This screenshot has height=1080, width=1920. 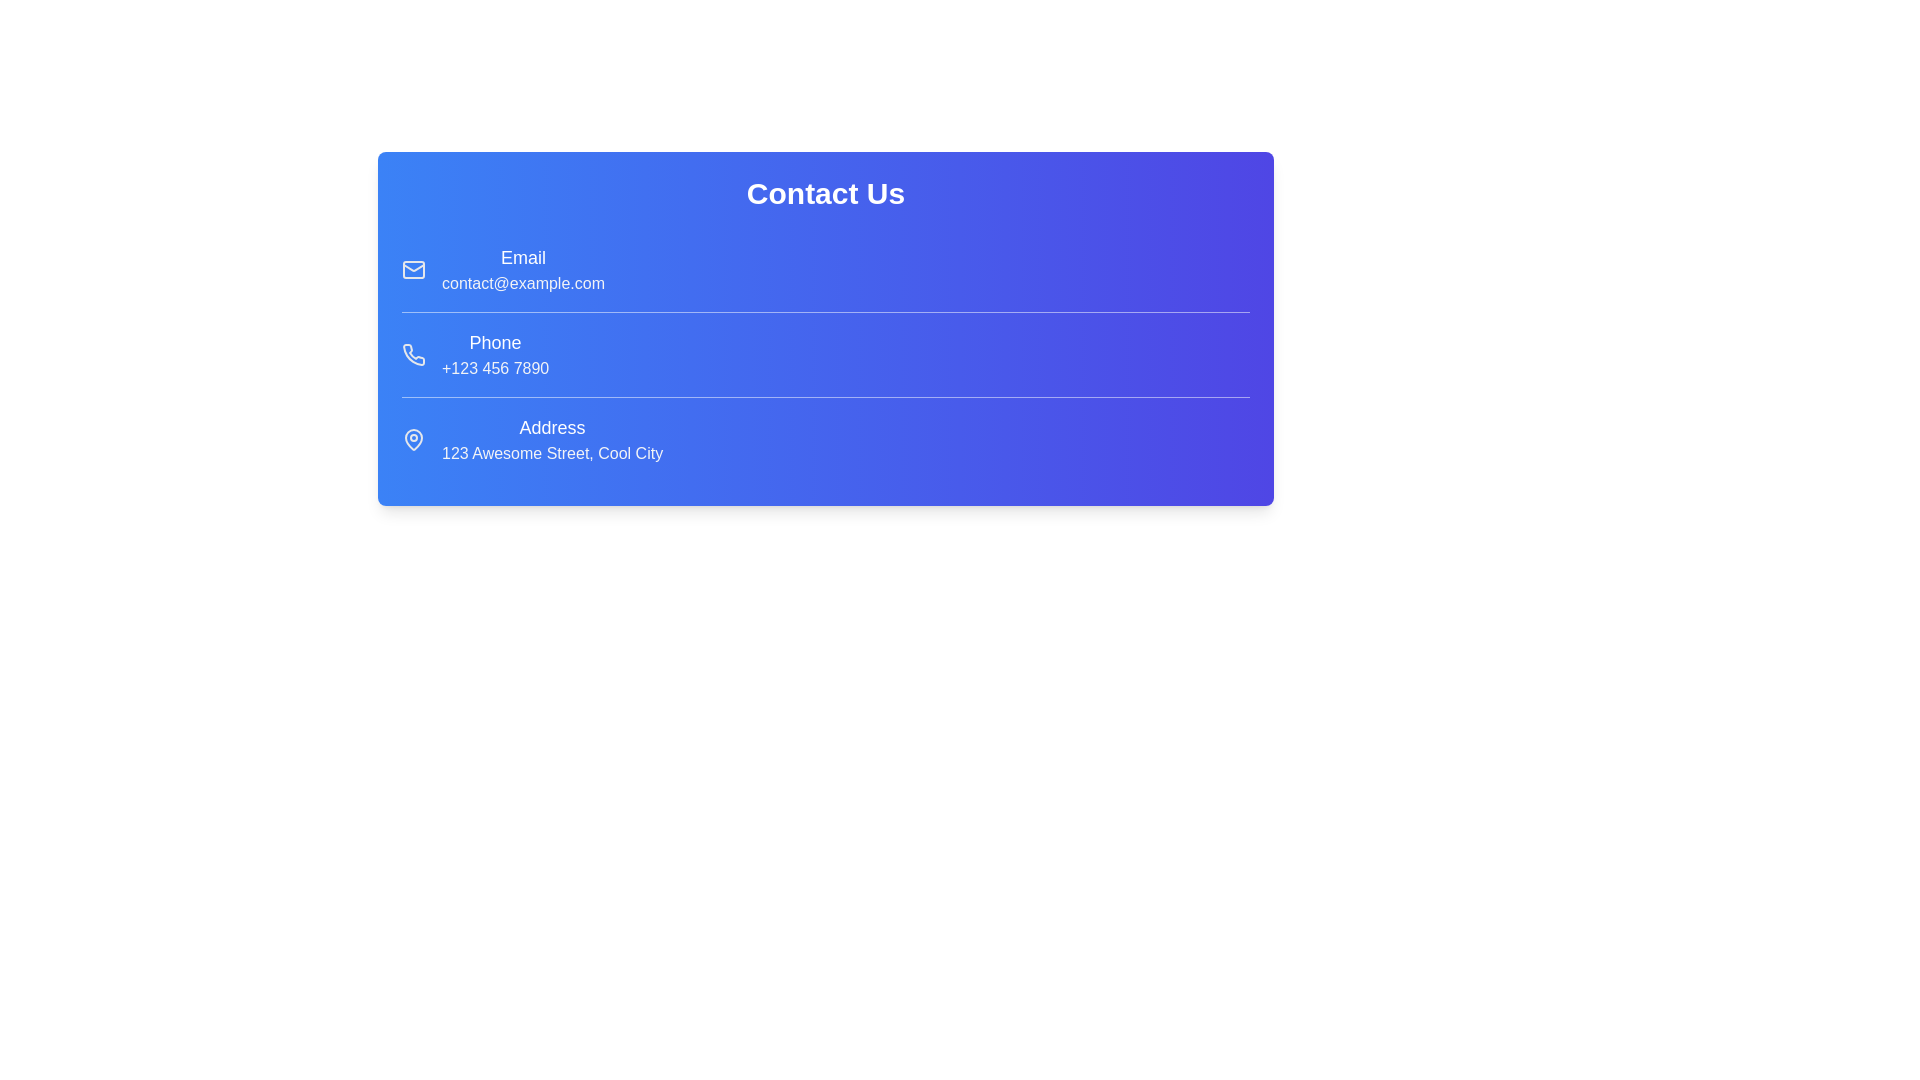 I want to click on the phone icon that visually represents a phone symbol, located next to the phone label displaying the text '+123 456 7890' in the contact information row, so click(x=413, y=353).